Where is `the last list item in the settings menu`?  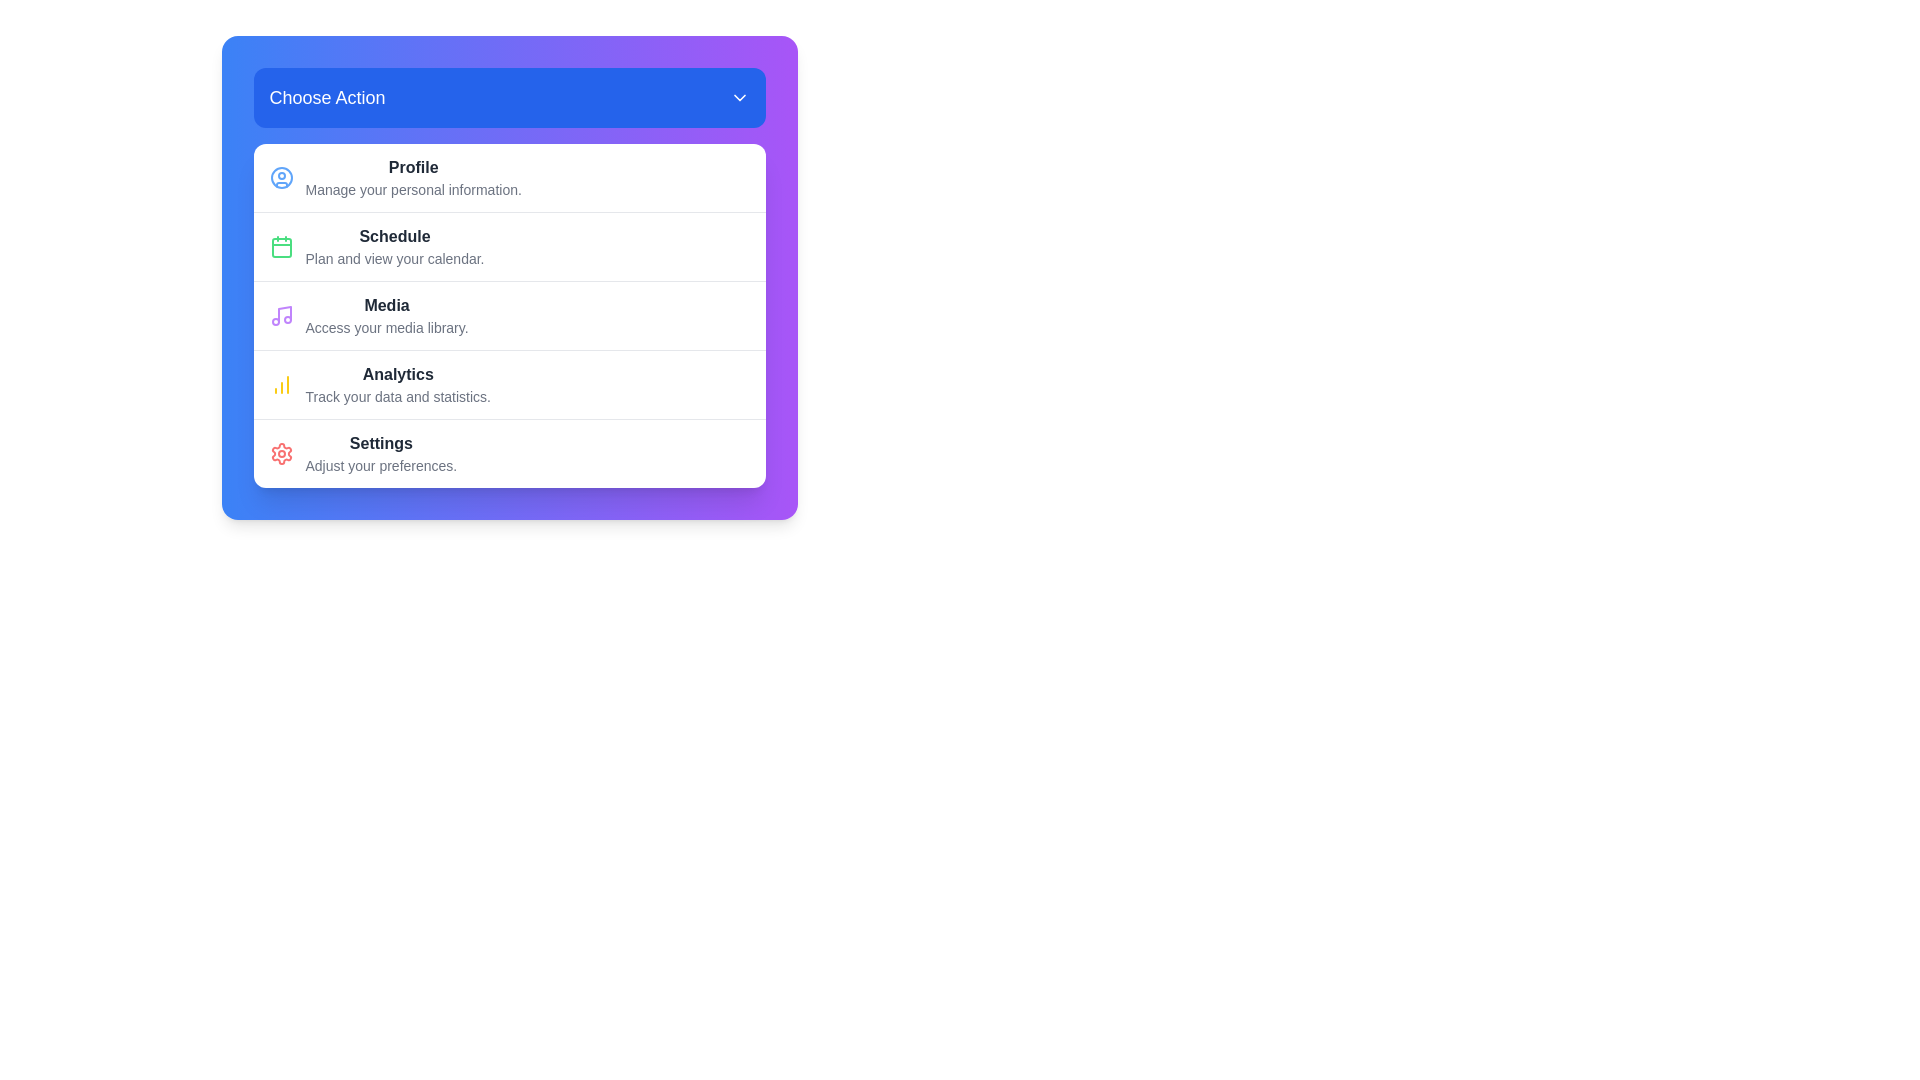 the last list item in the settings menu is located at coordinates (509, 453).